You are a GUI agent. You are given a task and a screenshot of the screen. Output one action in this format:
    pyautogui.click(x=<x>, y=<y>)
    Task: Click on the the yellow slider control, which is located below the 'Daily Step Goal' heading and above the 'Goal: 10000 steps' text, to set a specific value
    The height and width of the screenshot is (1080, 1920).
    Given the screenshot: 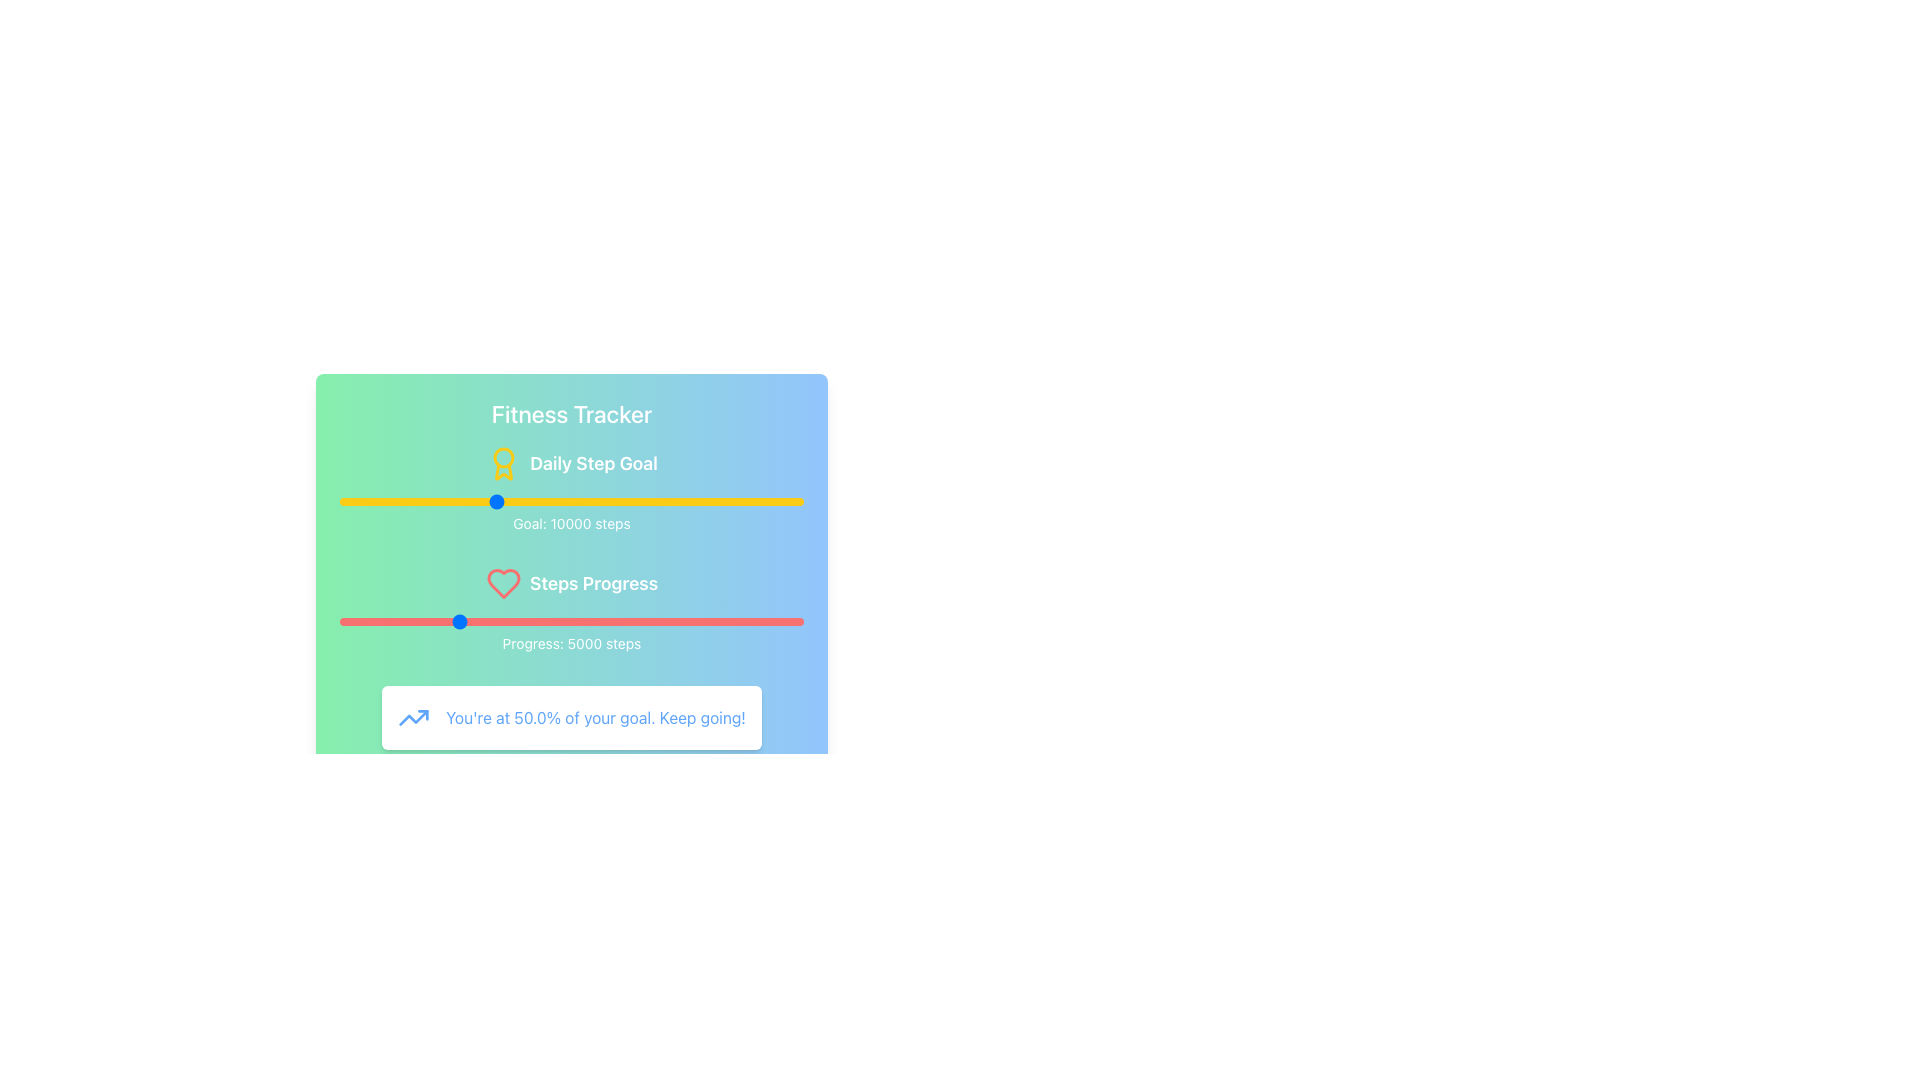 What is the action you would take?
    pyautogui.click(x=570, y=500)
    